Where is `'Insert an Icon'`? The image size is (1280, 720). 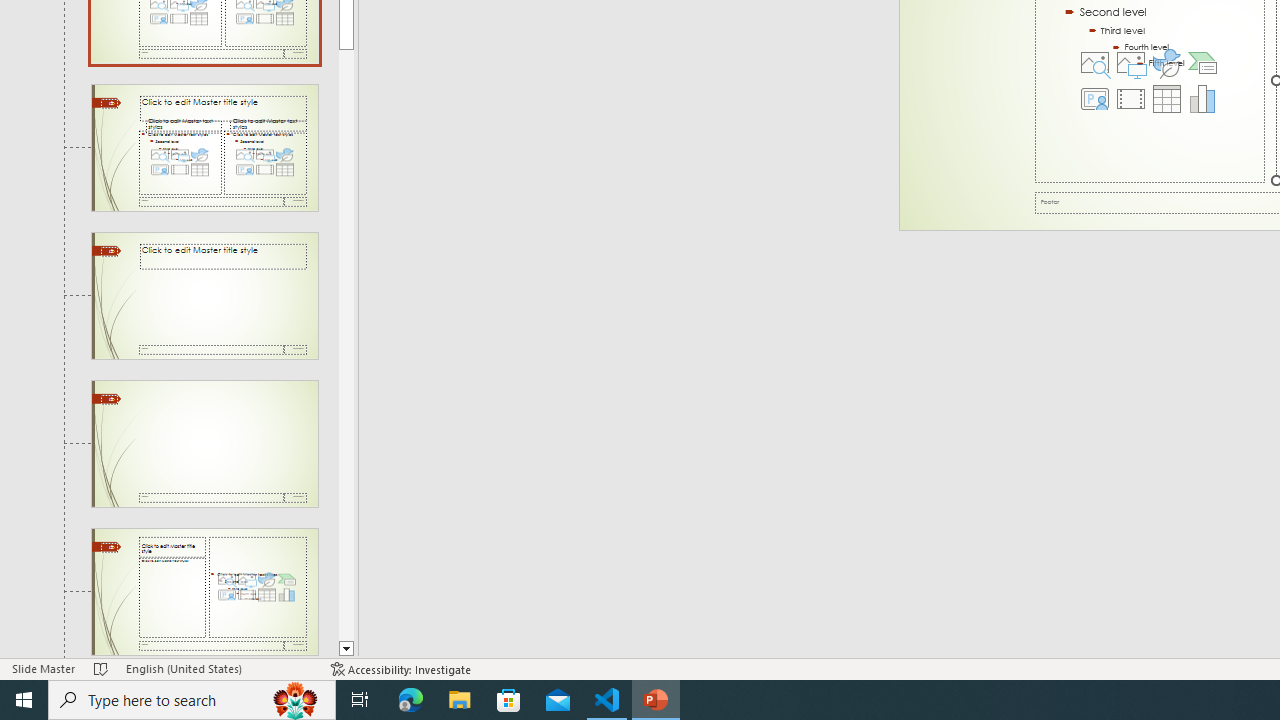 'Insert an Icon' is located at coordinates (1166, 61).